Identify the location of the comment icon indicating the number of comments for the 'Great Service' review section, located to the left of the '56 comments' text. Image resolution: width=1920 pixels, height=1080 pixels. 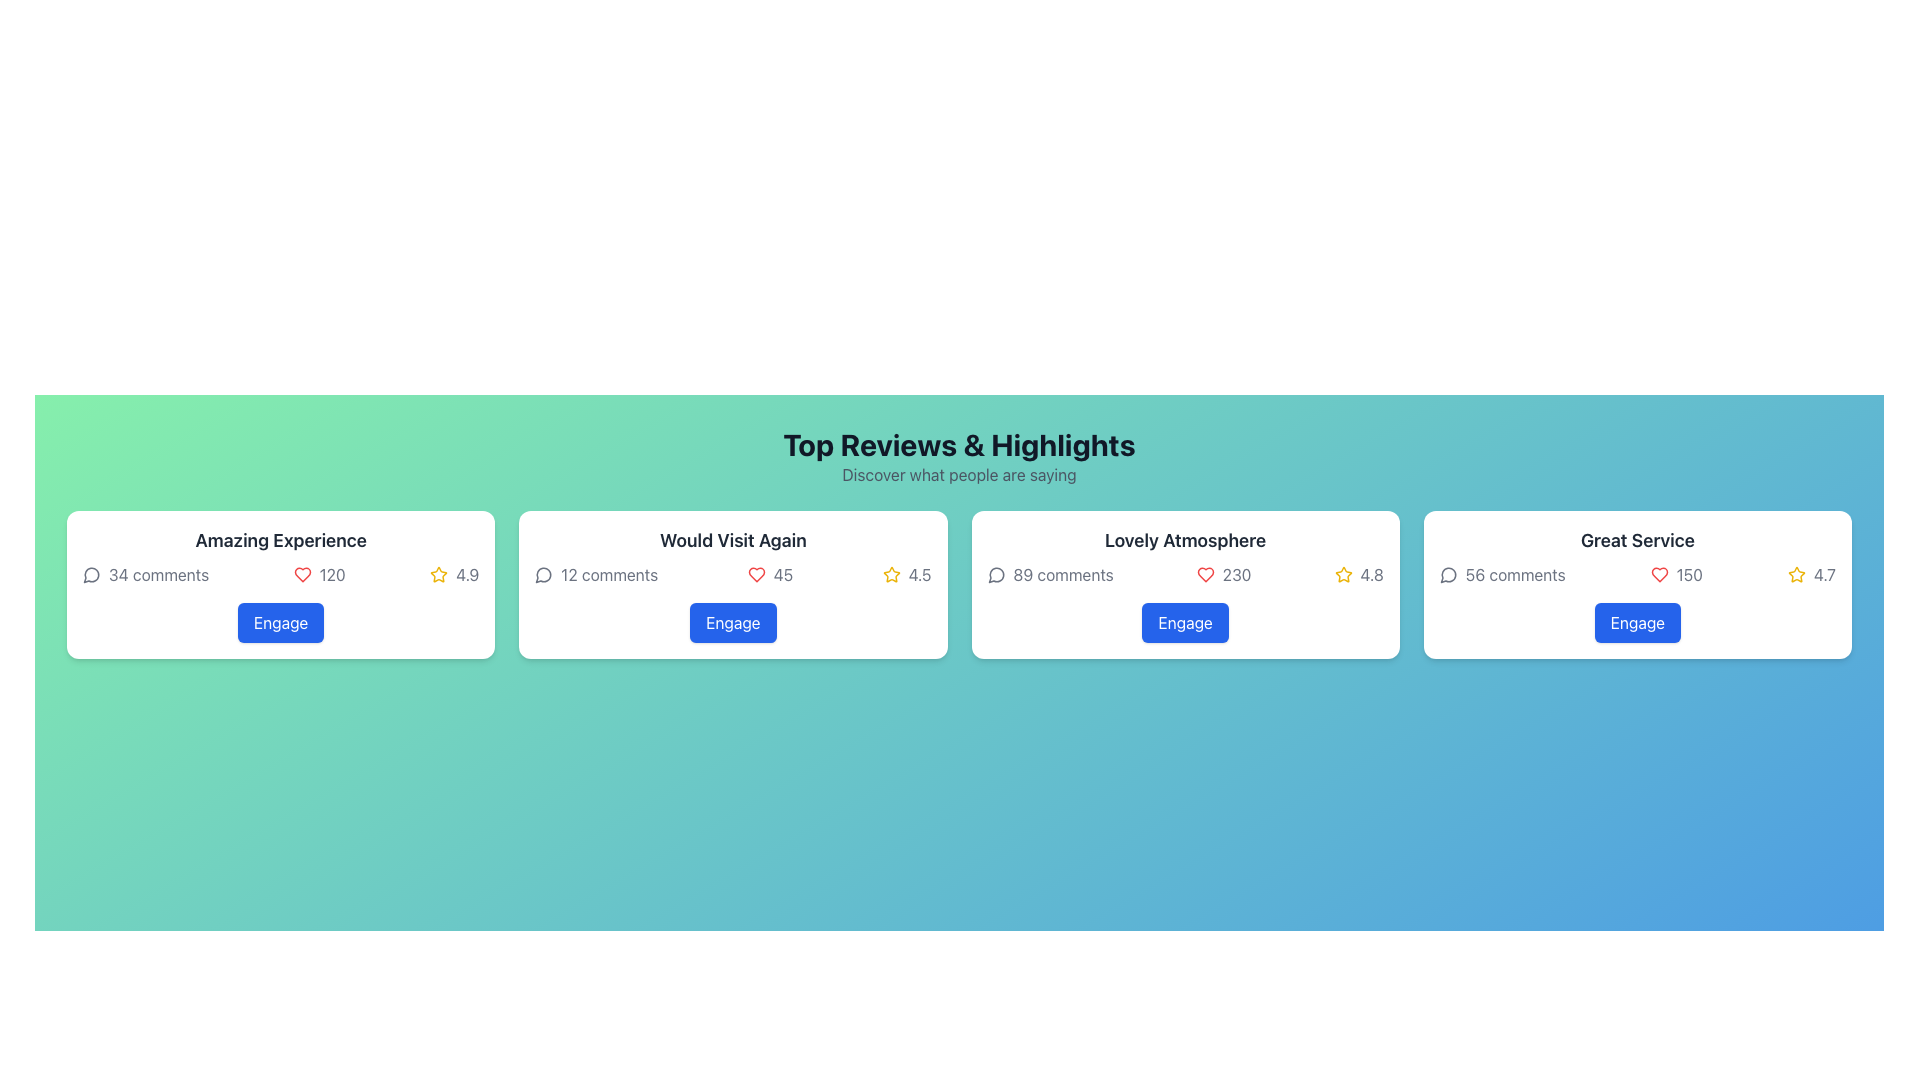
(1448, 574).